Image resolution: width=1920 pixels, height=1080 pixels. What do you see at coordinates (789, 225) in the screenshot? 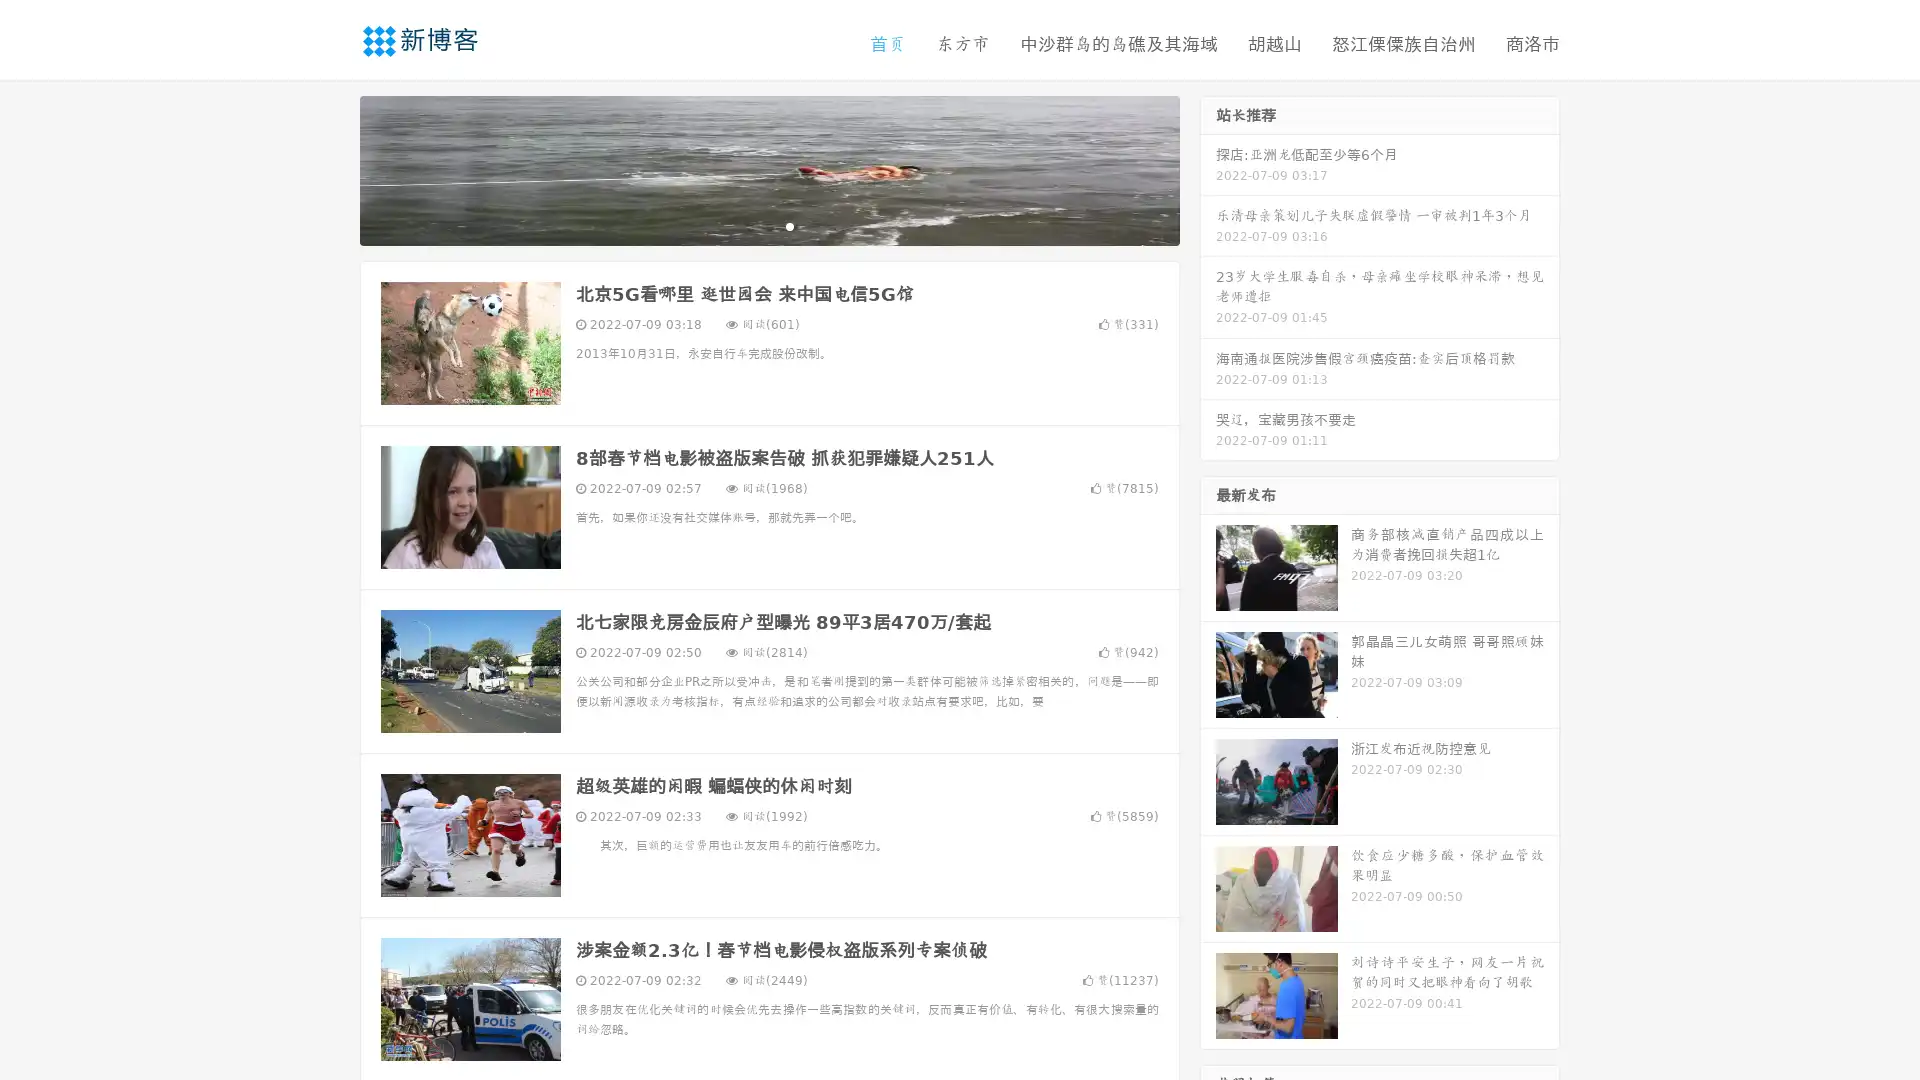
I see `Go to slide 3` at bounding box center [789, 225].